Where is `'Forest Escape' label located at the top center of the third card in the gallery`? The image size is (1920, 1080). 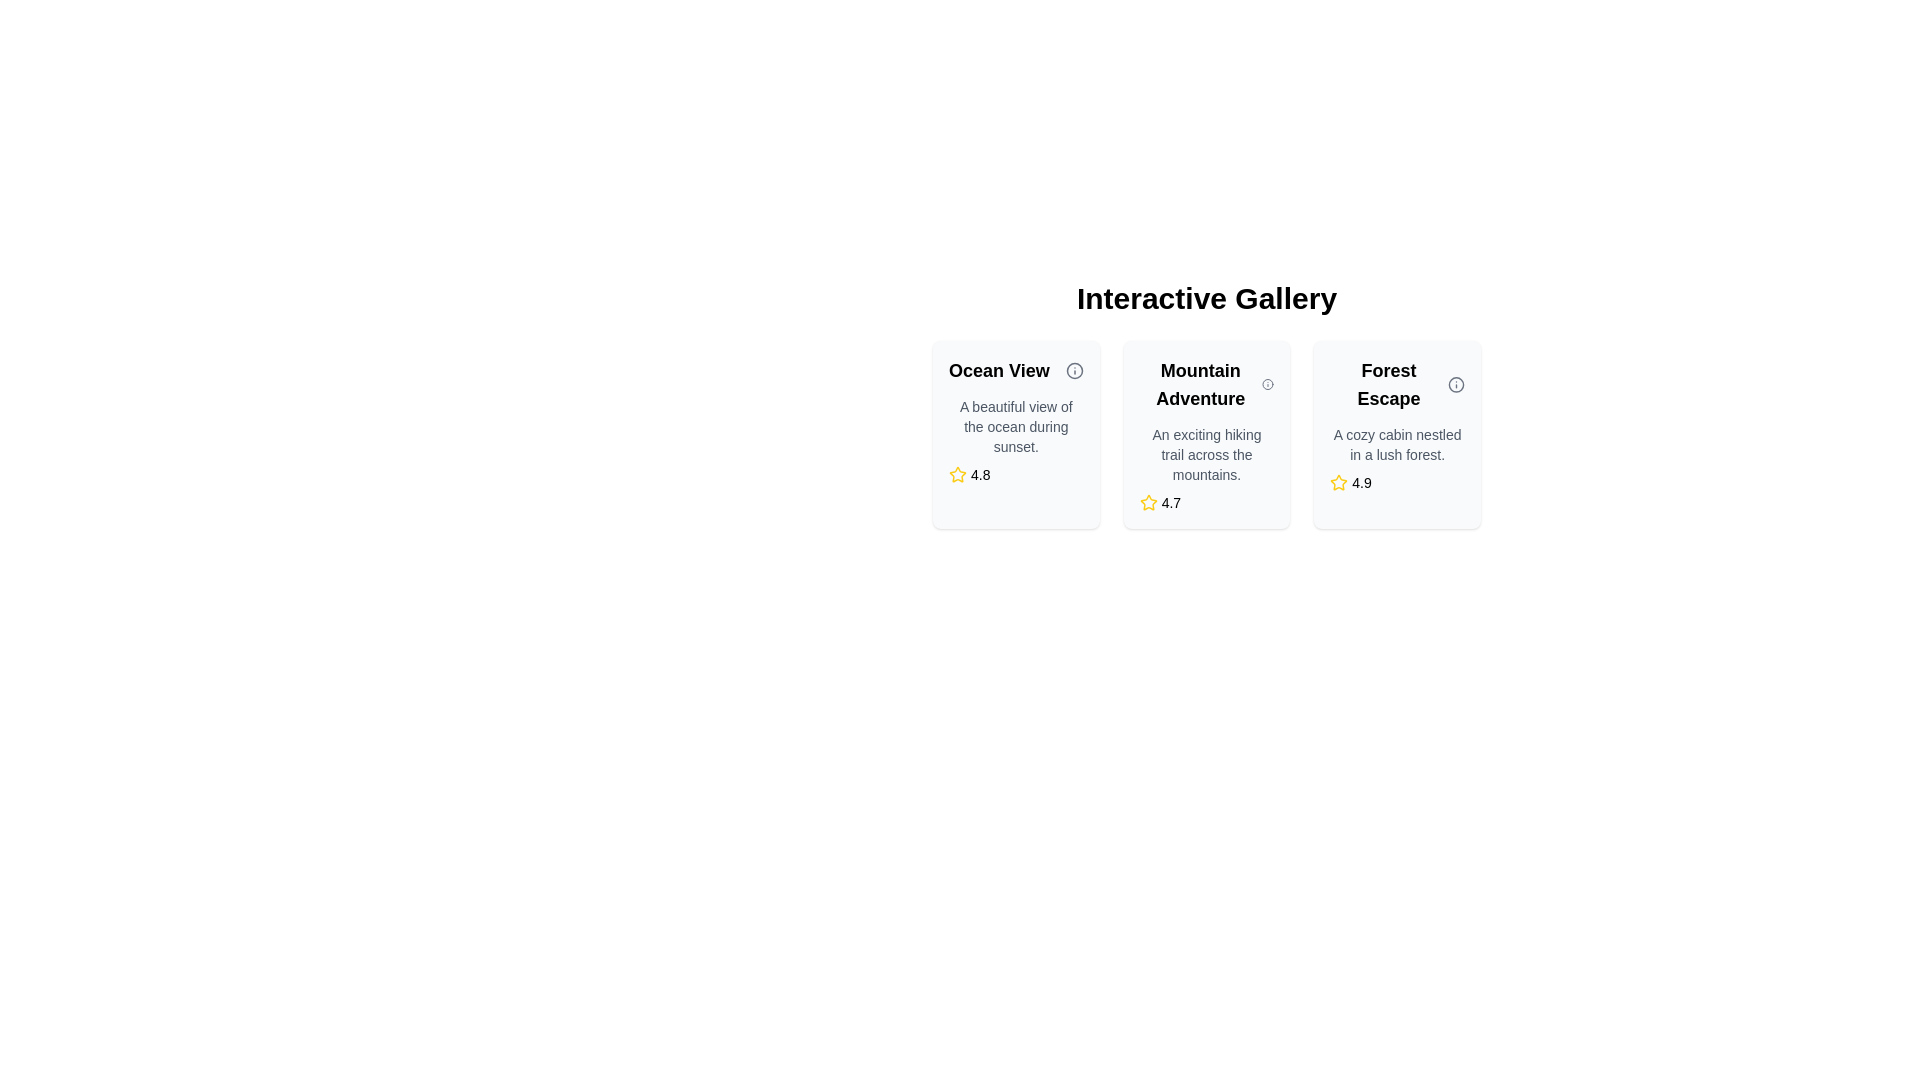
'Forest Escape' label located at the top center of the third card in the gallery is located at coordinates (1396, 385).